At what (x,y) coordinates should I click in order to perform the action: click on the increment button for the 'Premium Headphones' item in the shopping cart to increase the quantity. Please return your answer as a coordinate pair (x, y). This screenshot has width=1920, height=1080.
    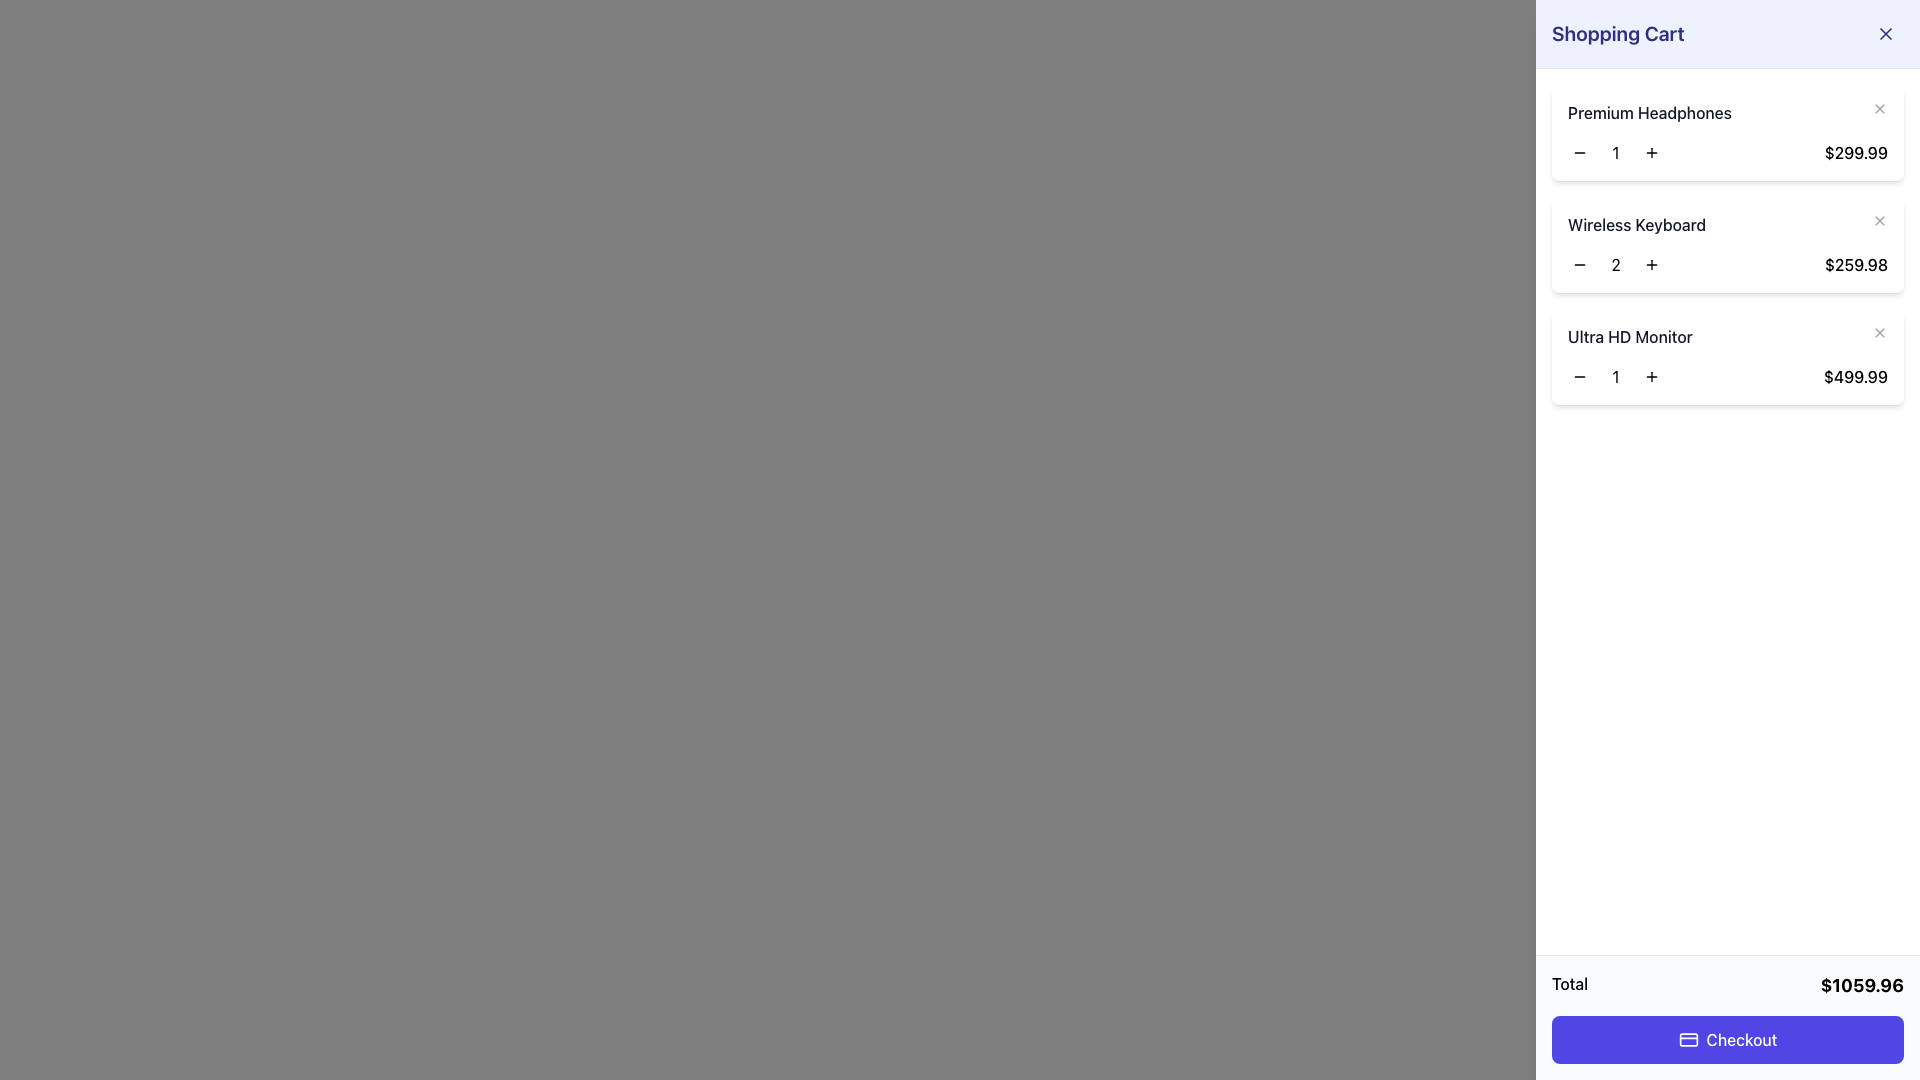
    Looking at the image, I should click on (1651, 152).